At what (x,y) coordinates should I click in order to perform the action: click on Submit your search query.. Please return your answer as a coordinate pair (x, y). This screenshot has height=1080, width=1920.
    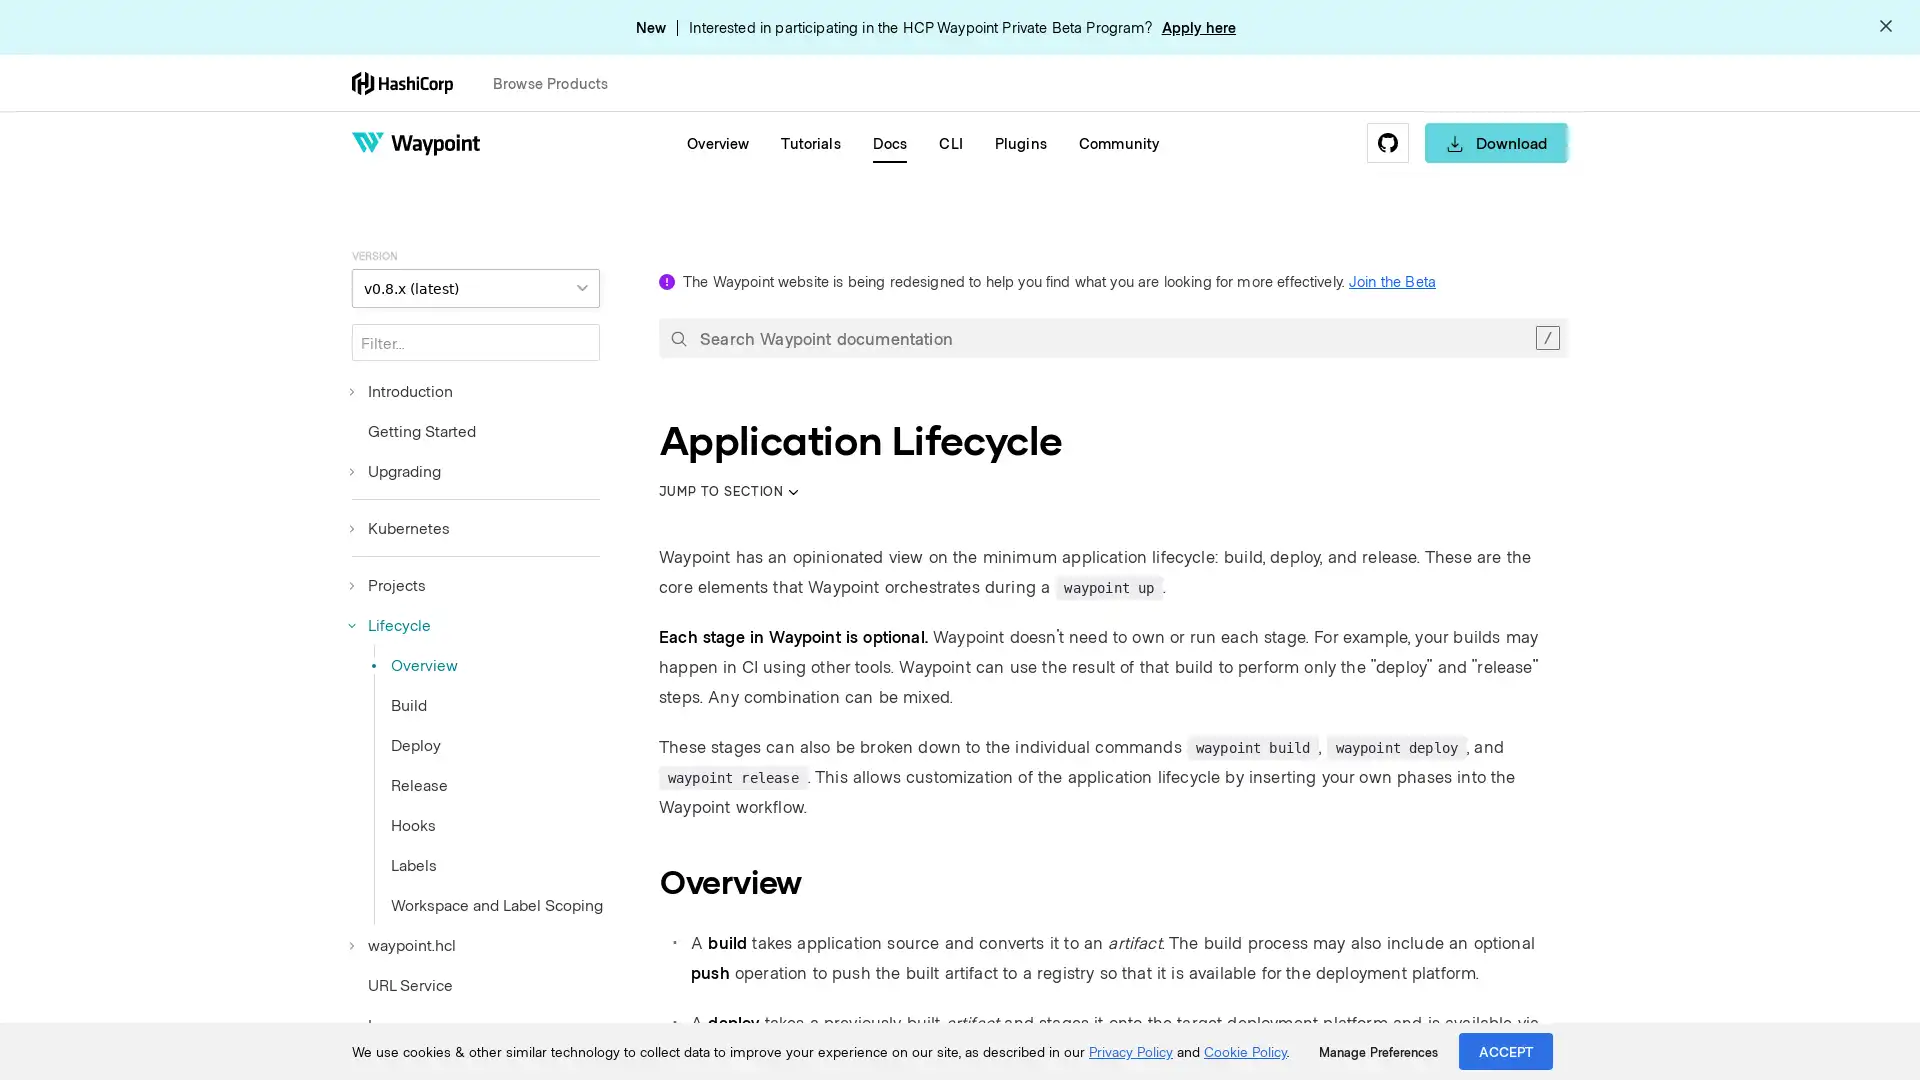
    Looking at the image, I should click on (678, 337).